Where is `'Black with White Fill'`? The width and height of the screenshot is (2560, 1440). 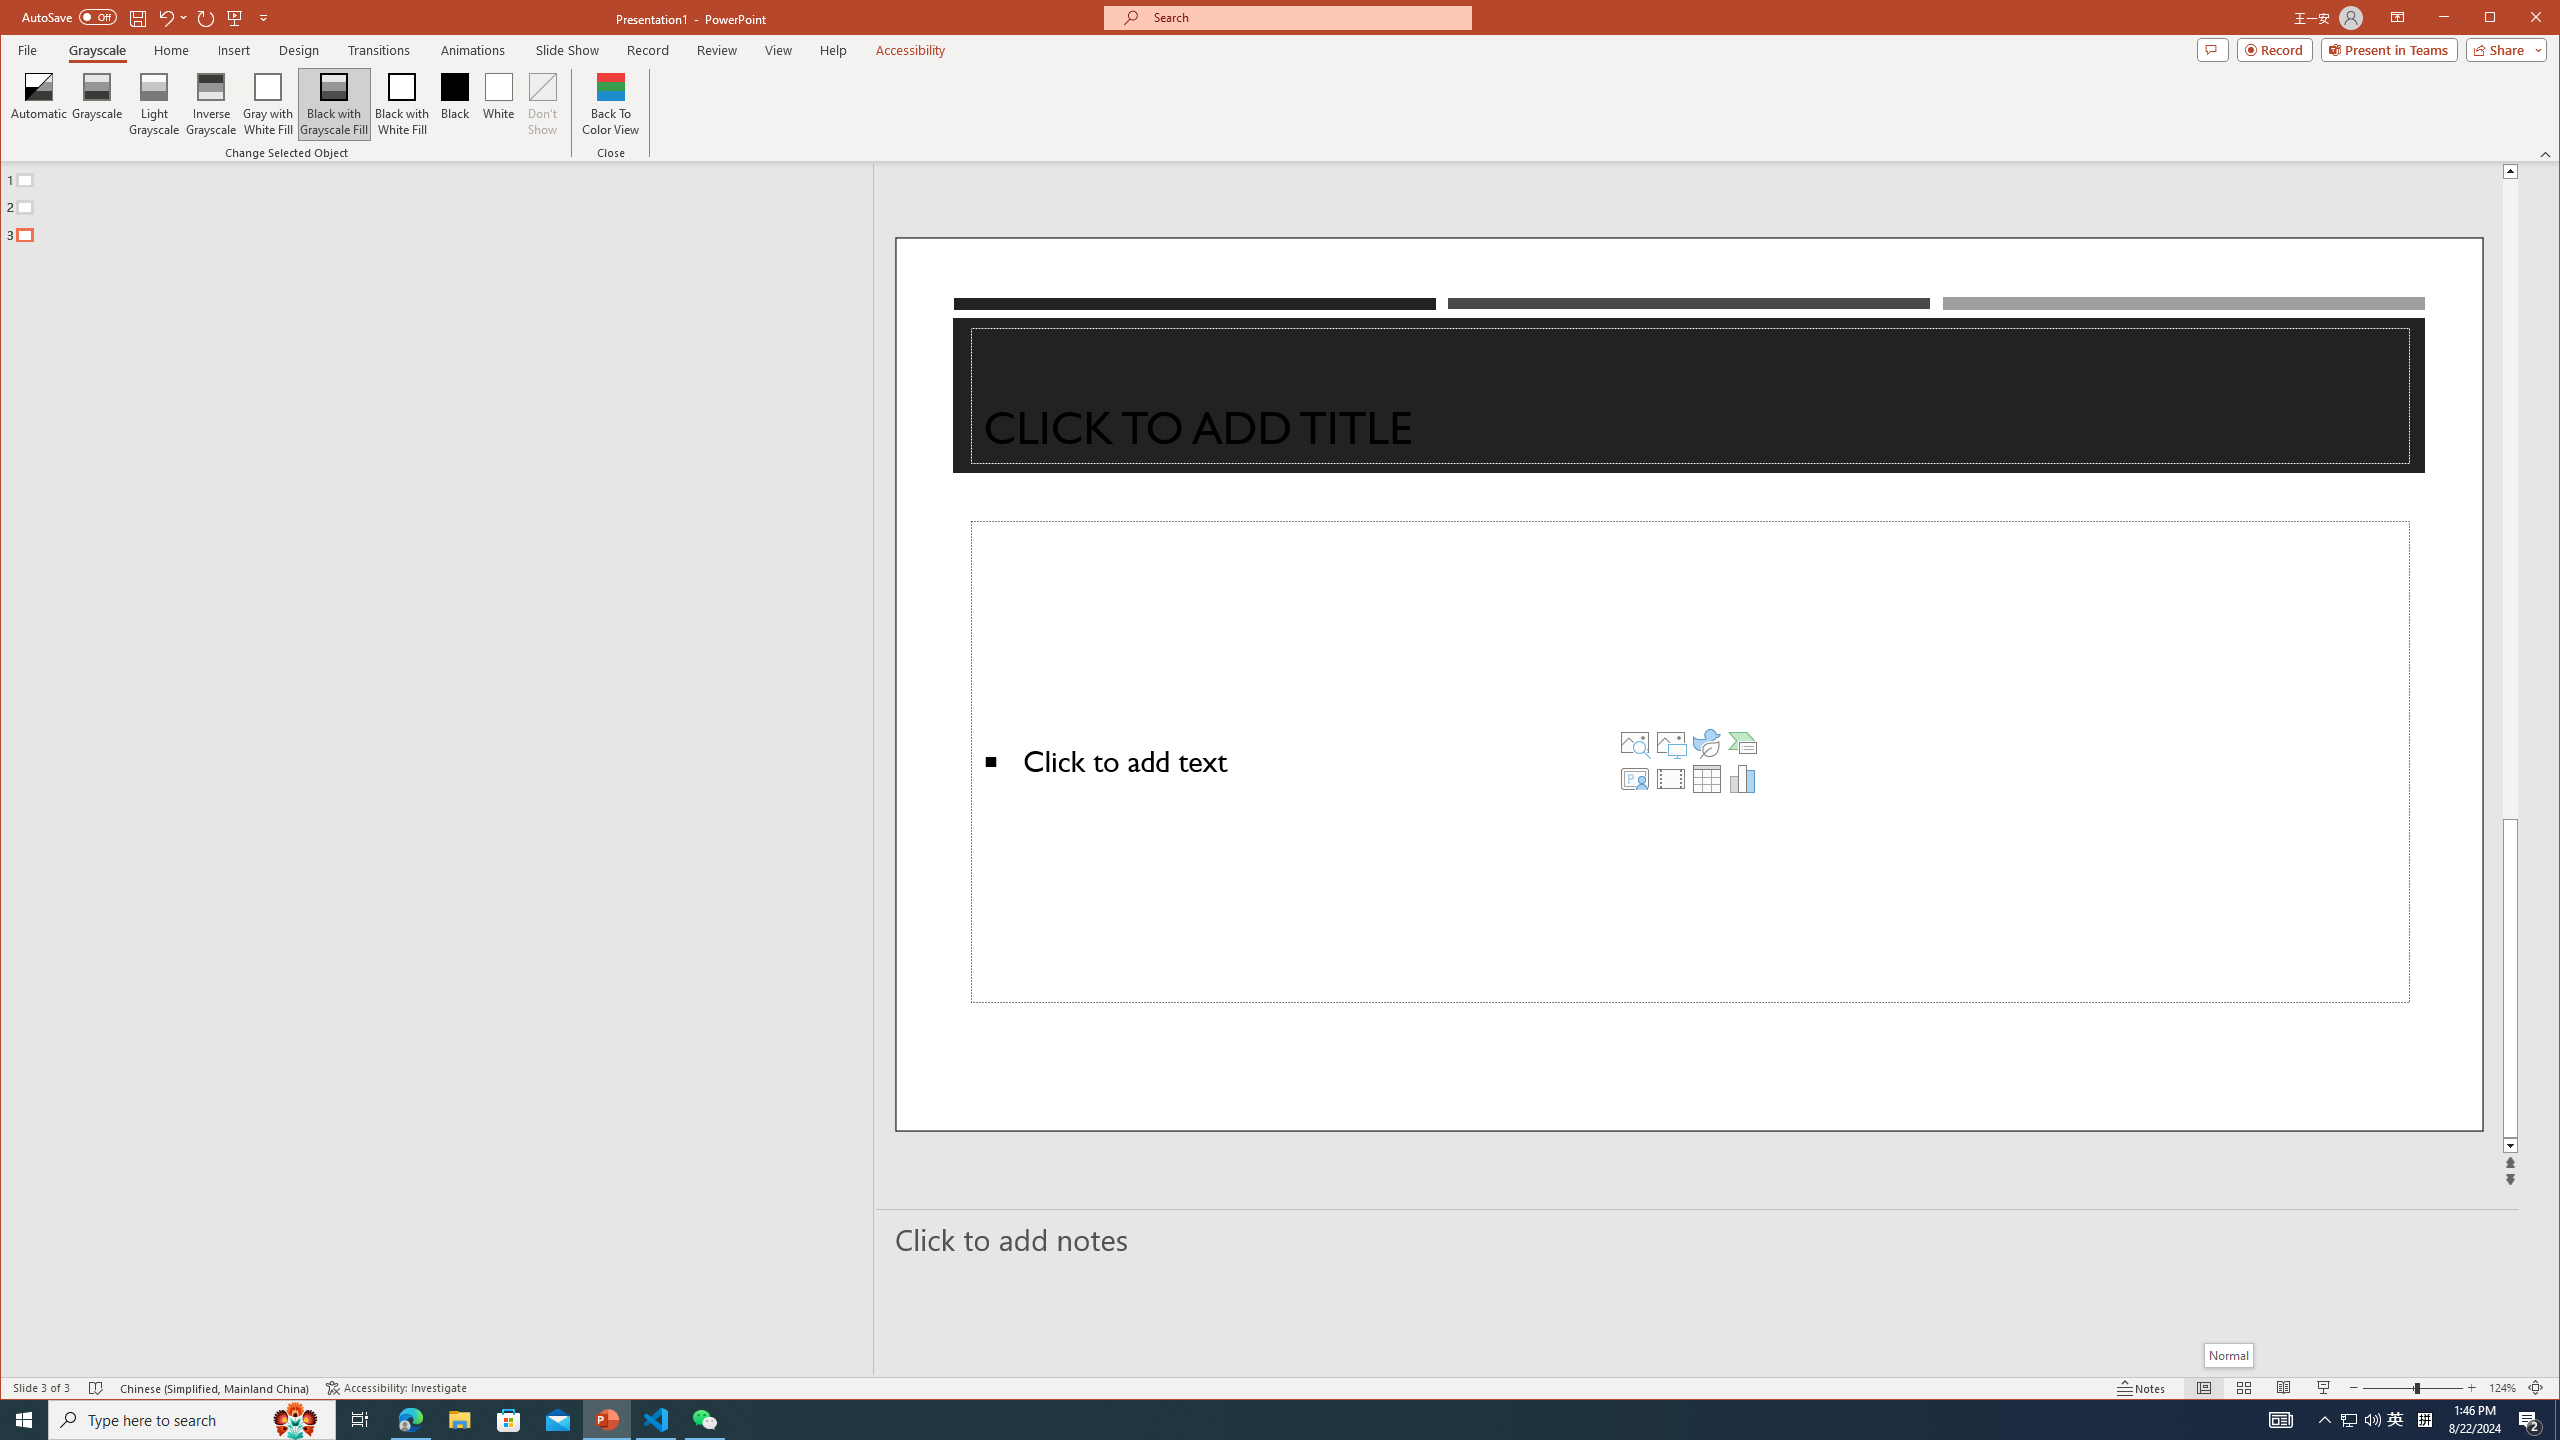 'Black with White Fill' is located at coordinates (403, 103).